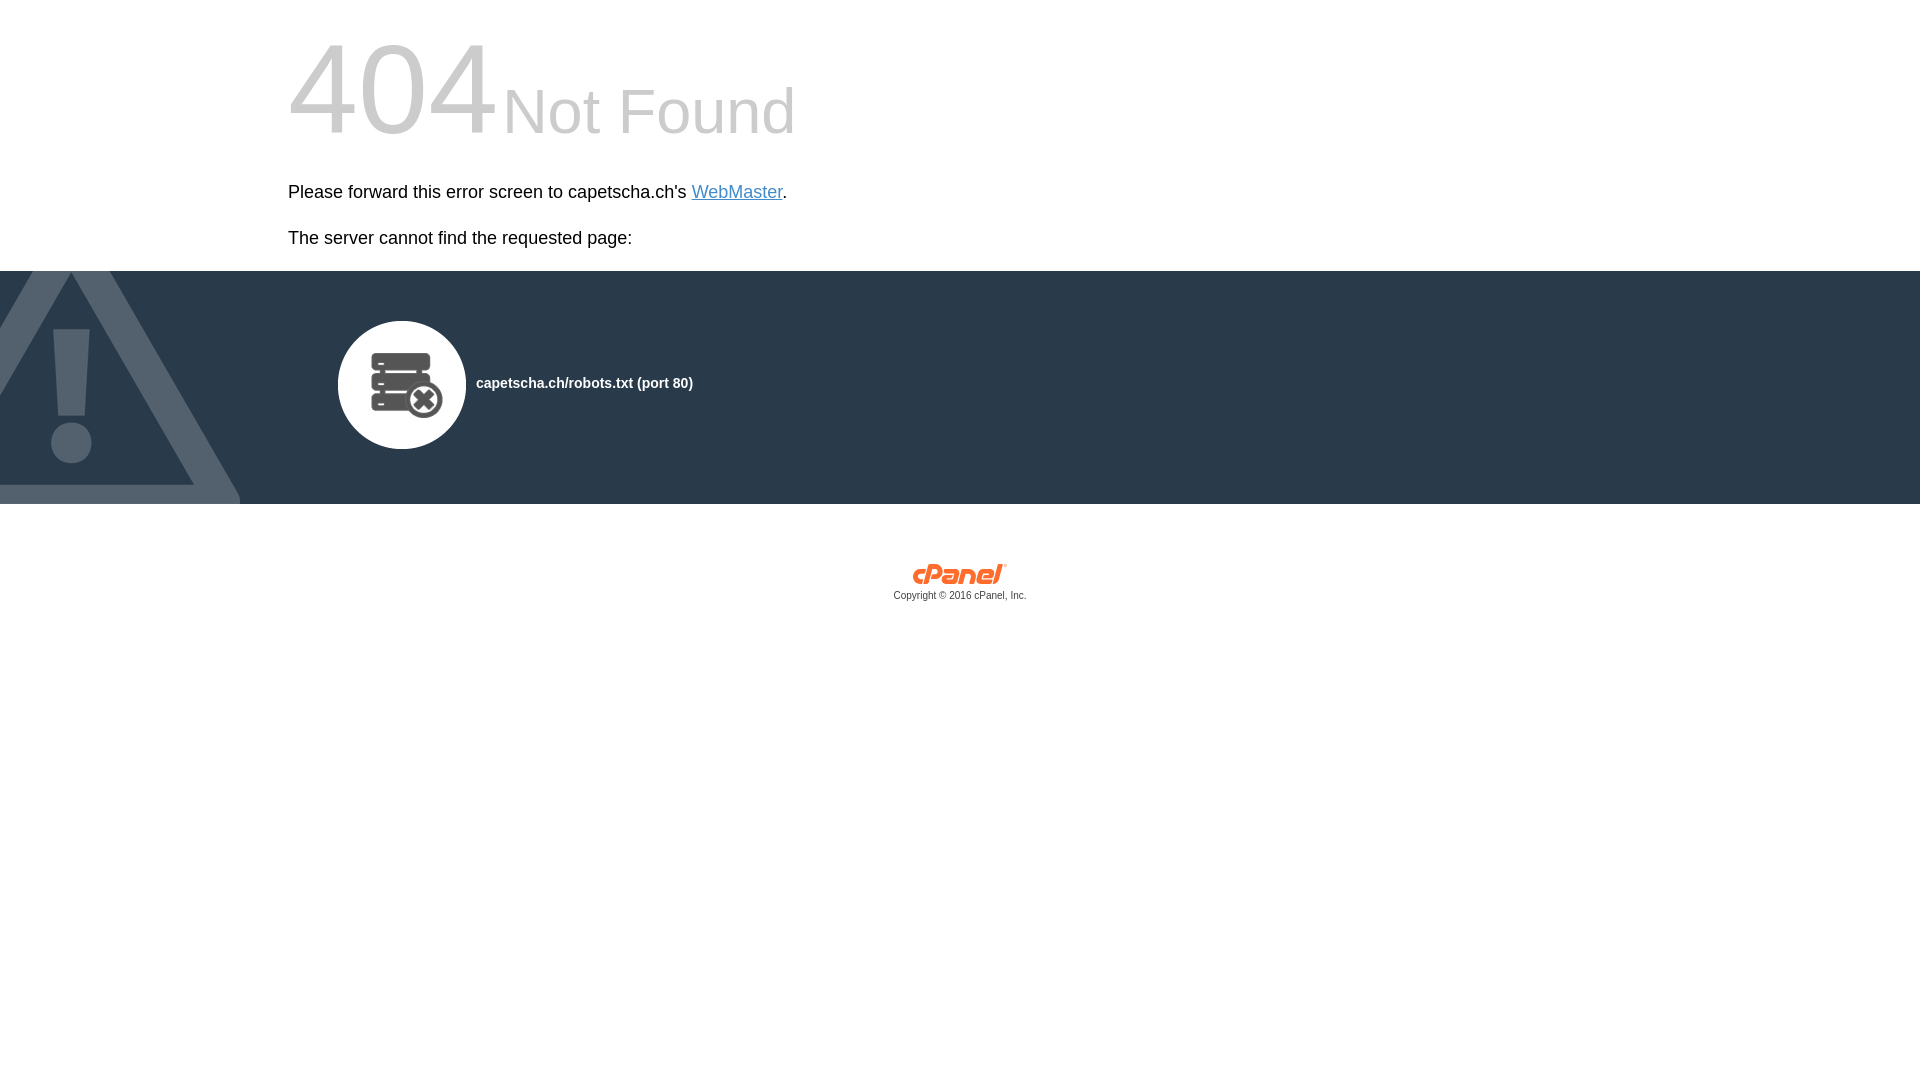  What do you see at coordinates (691, 192) in the screenshot?
I see `'WebMaster'` at bounding box center [691, 192].